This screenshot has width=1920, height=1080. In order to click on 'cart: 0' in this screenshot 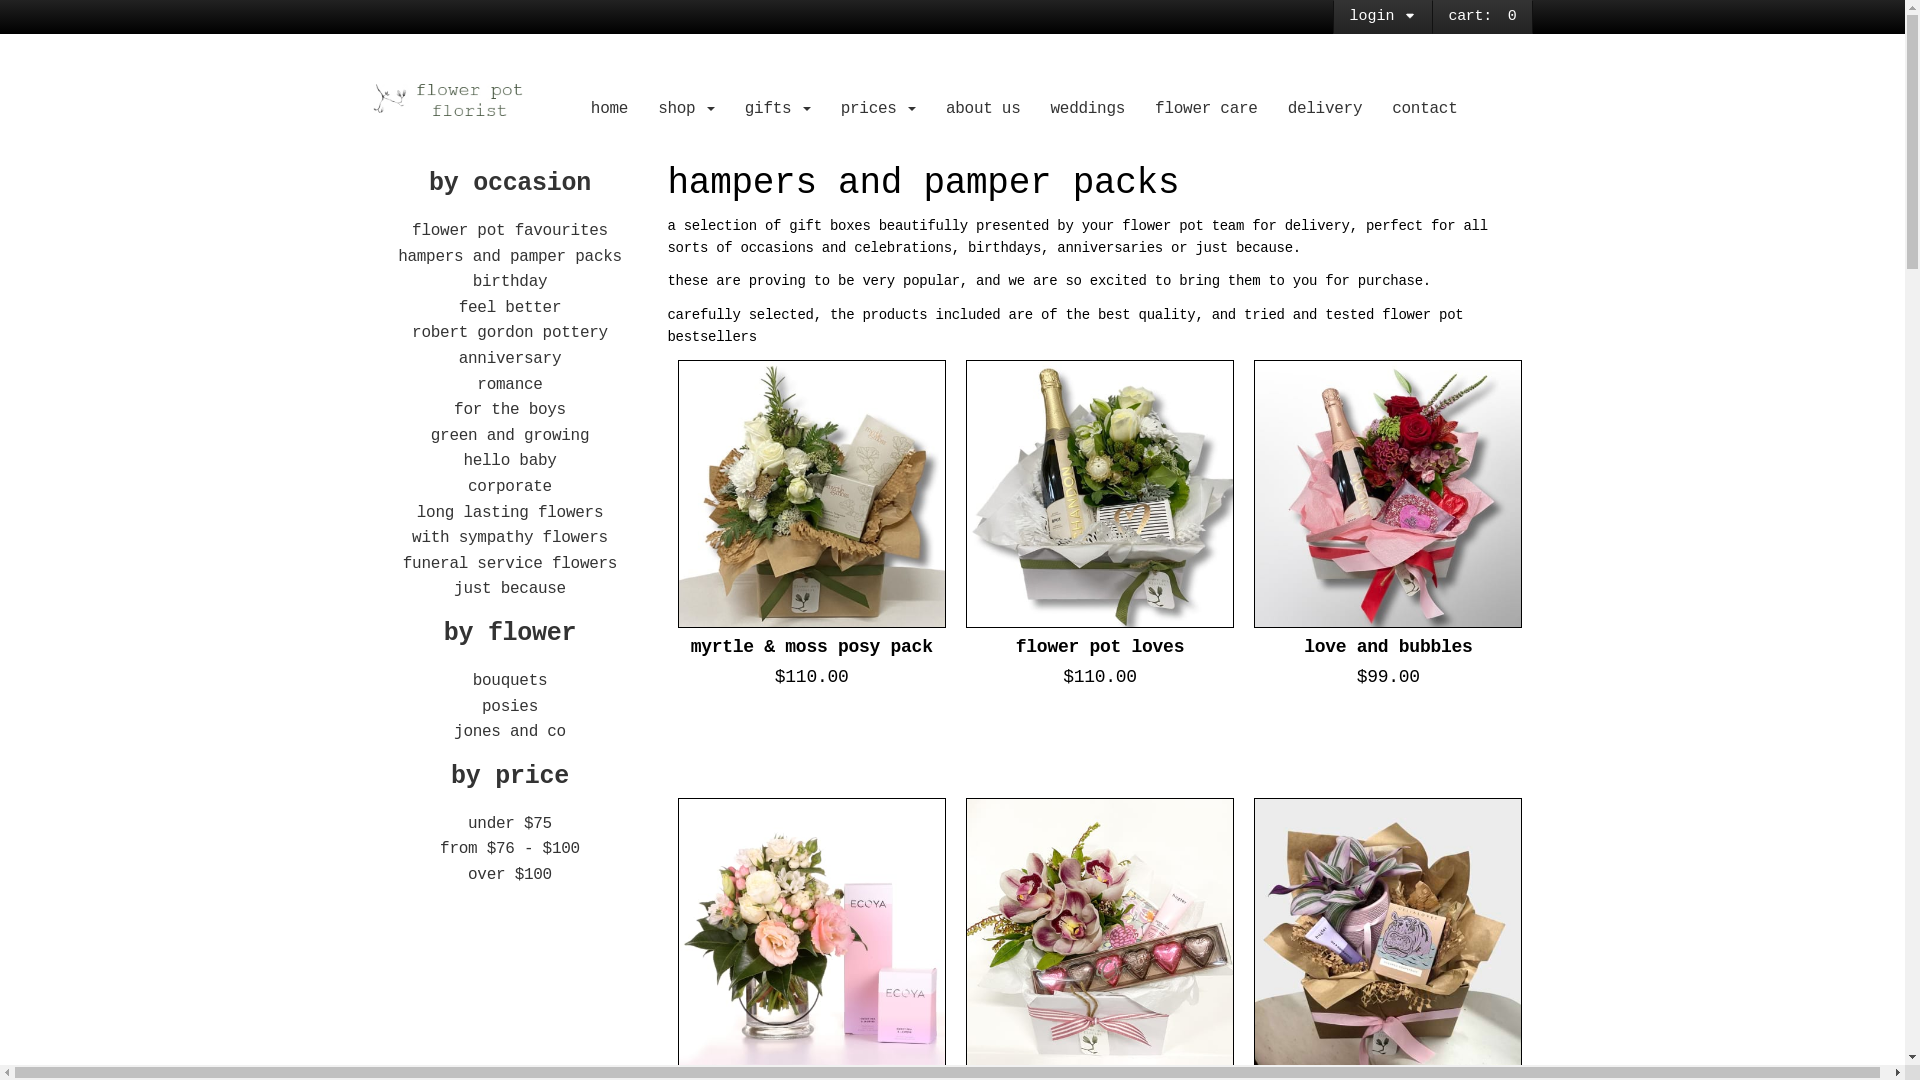, I will do `click(1482, 16)`.